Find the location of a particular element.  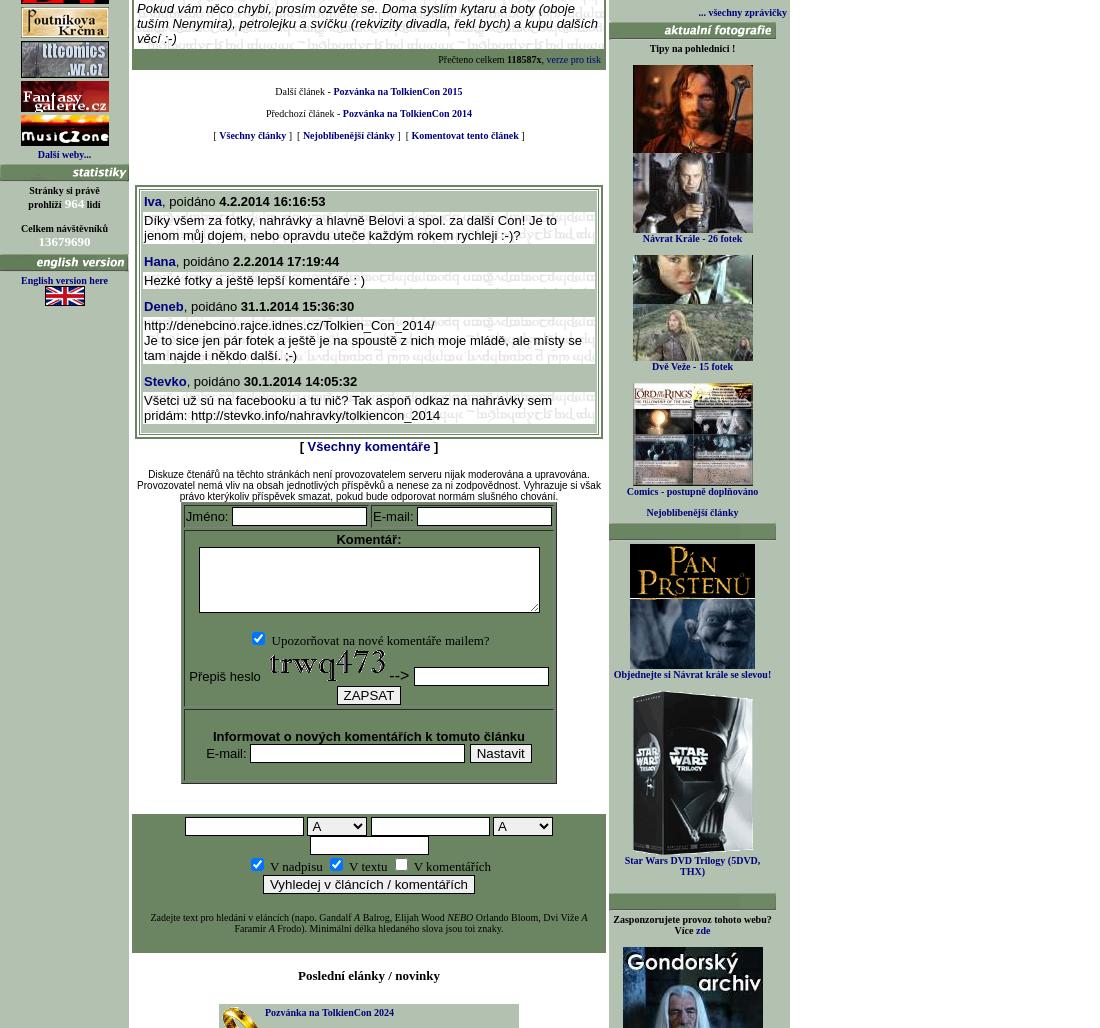

'Comics - postupně doplňováno' is located at coordinates (691, 490).